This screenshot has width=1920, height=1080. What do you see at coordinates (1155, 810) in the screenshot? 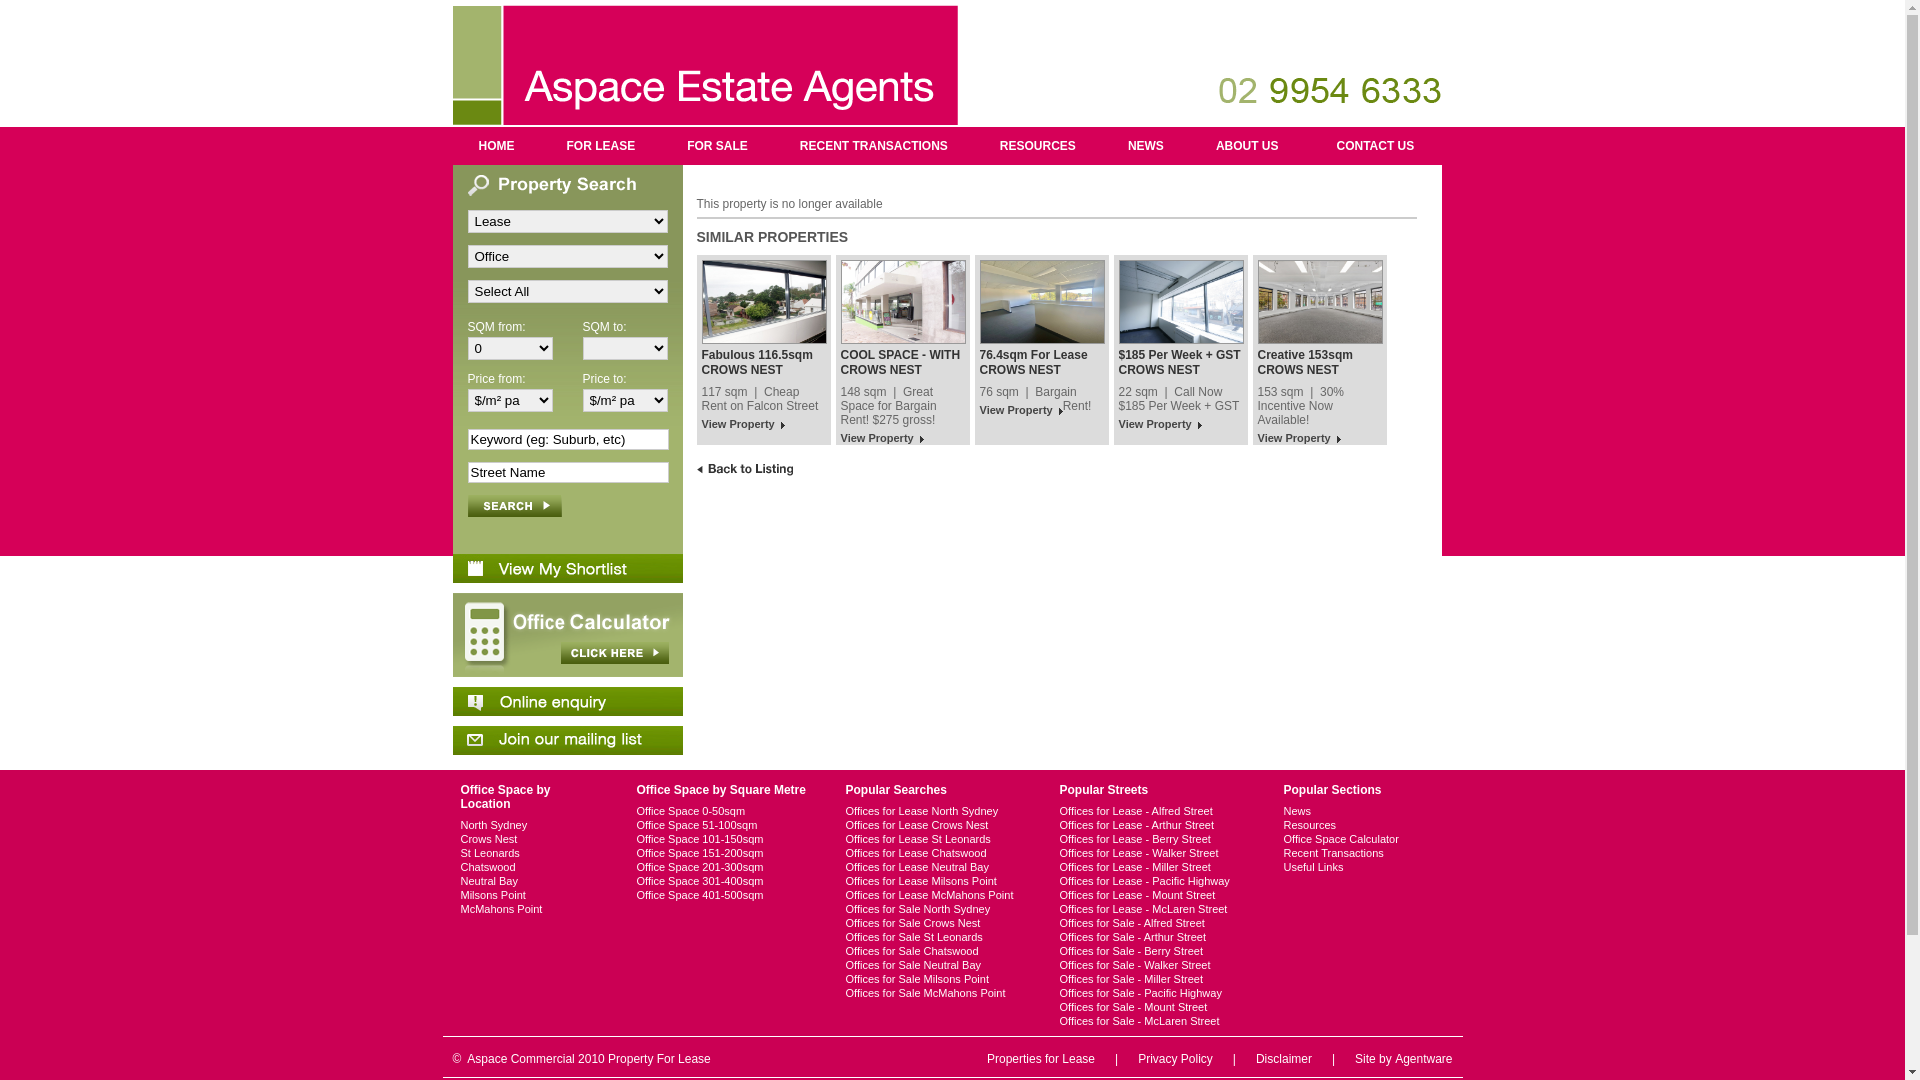
I see `'Offices for Lease - Alfred Street'` at bounding box center [1155, 810].